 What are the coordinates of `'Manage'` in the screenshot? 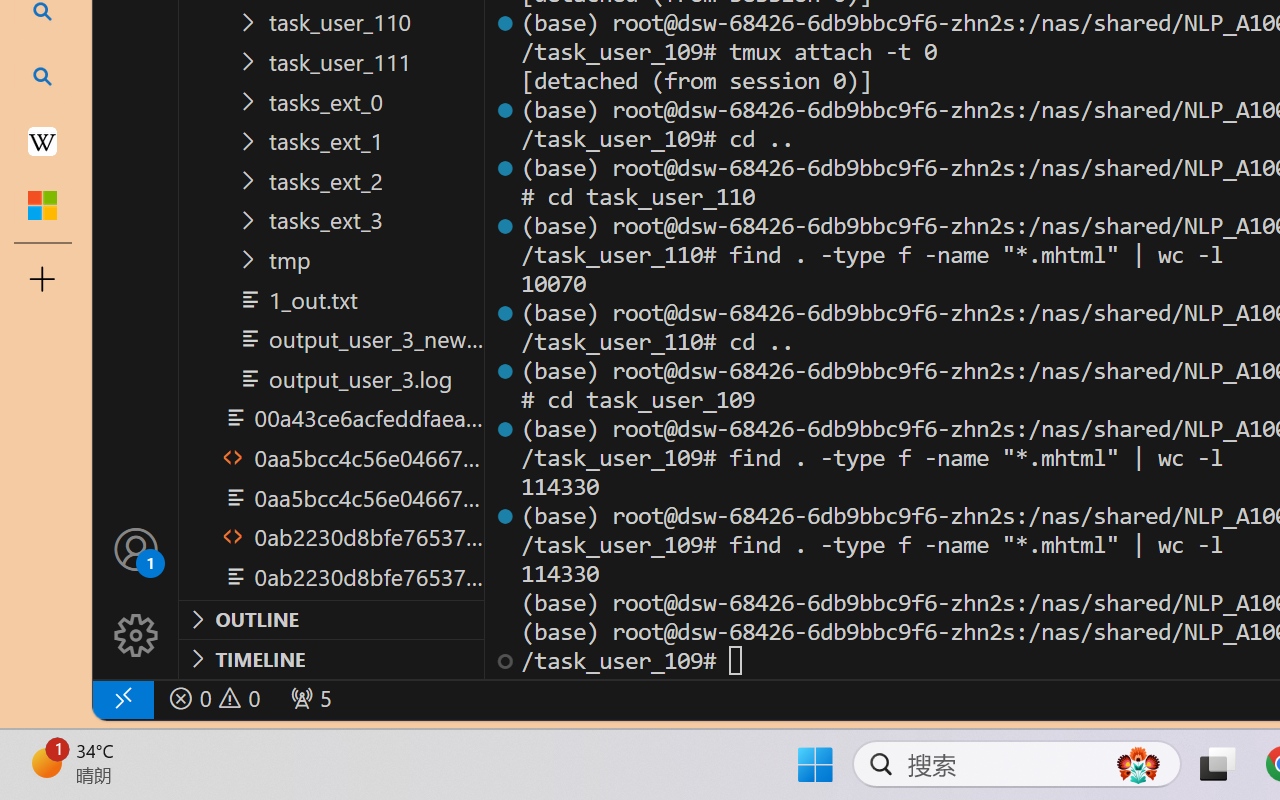 It's located at (134, 591).